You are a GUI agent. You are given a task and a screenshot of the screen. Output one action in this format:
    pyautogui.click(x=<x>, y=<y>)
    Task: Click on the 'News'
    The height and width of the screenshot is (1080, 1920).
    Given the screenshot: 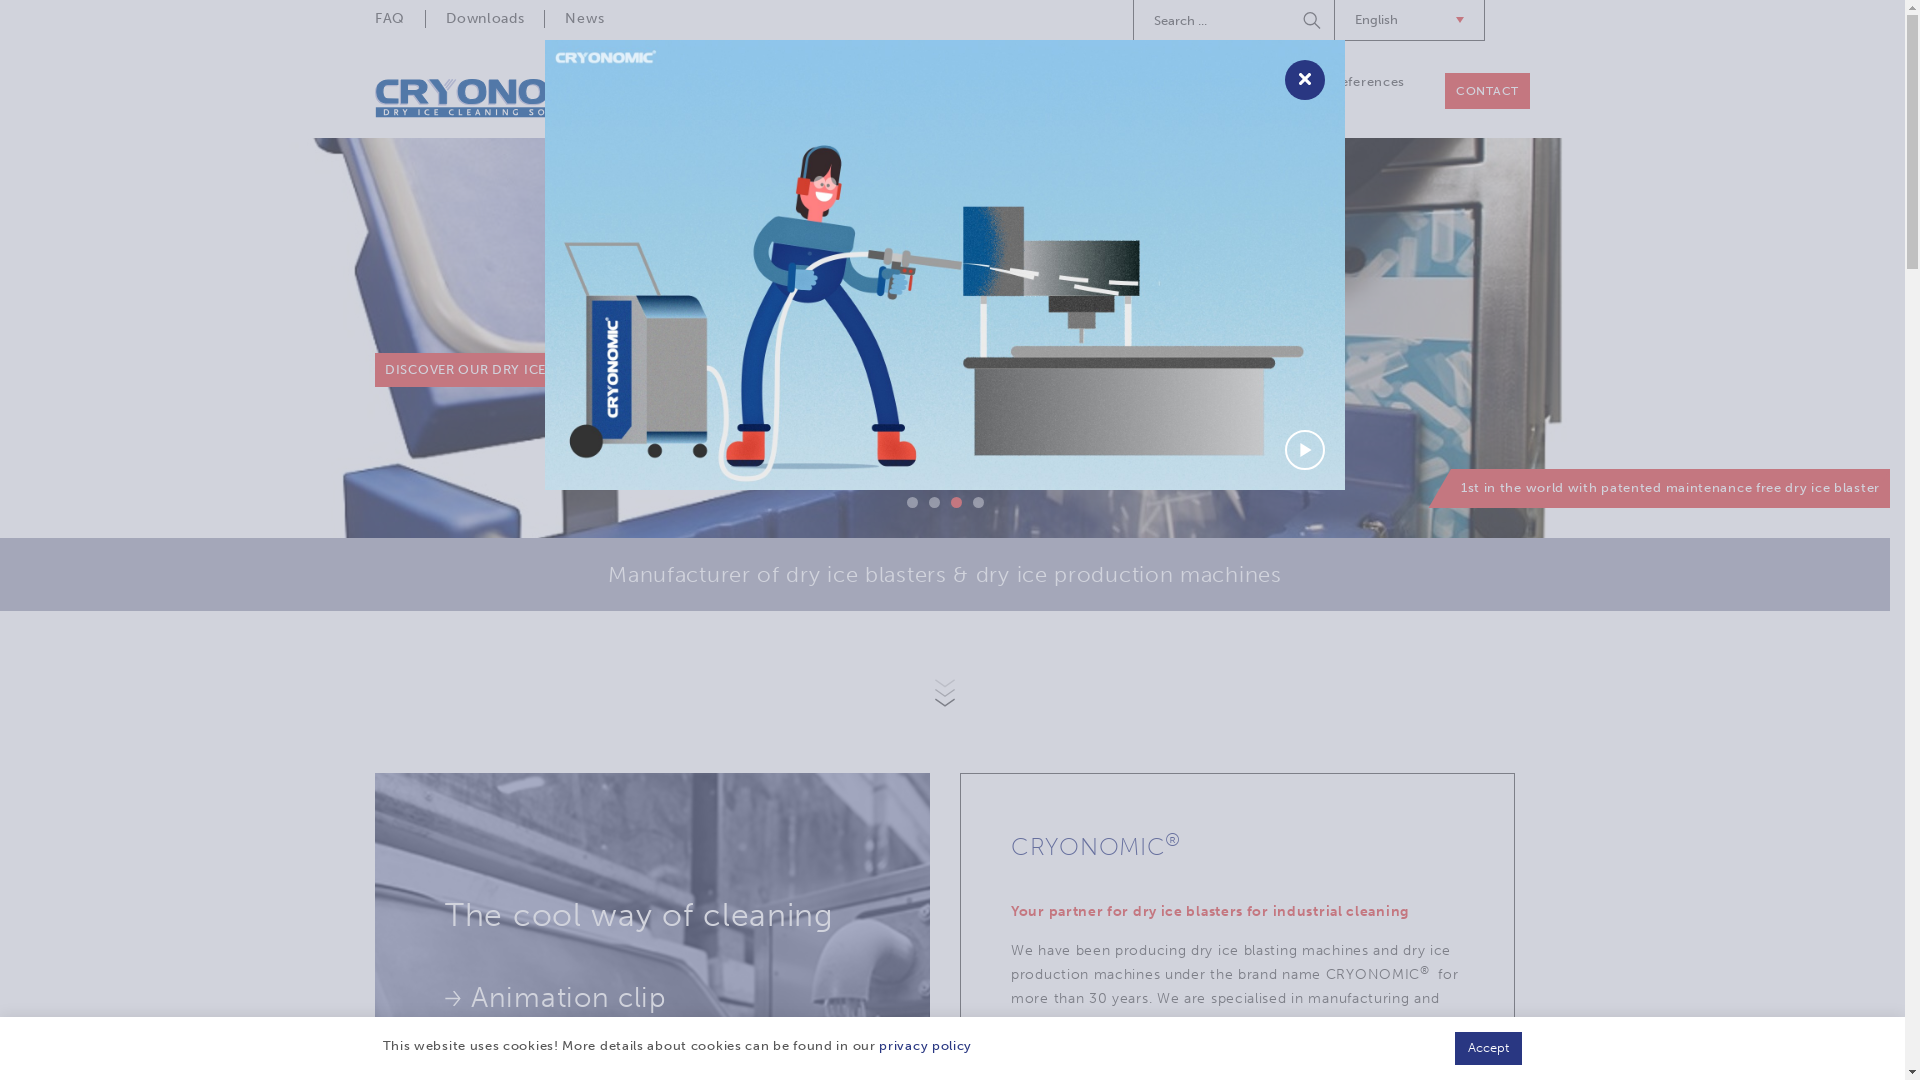 What is the action you would take?
    pyautogui.click(x=583, y=19)
    